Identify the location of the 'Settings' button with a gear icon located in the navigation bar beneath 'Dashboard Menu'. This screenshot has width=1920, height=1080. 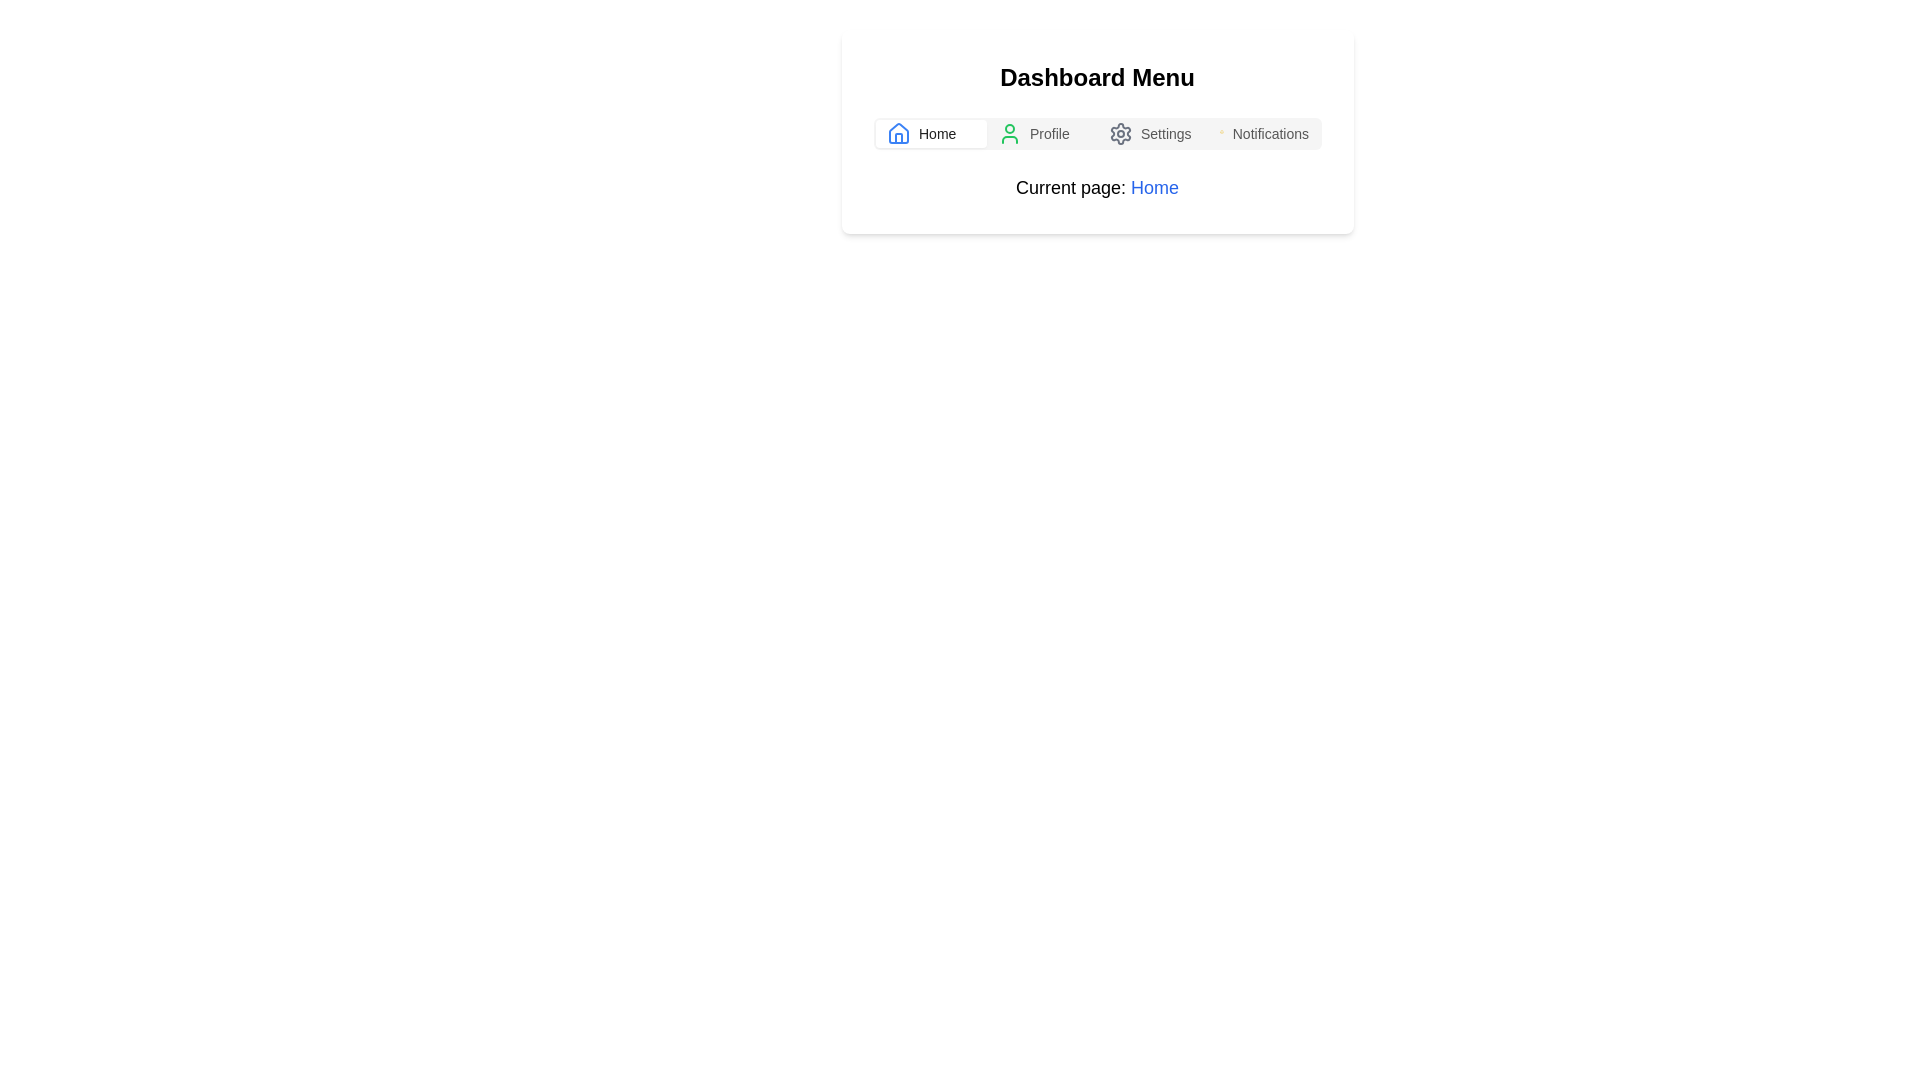
(1152, 134).